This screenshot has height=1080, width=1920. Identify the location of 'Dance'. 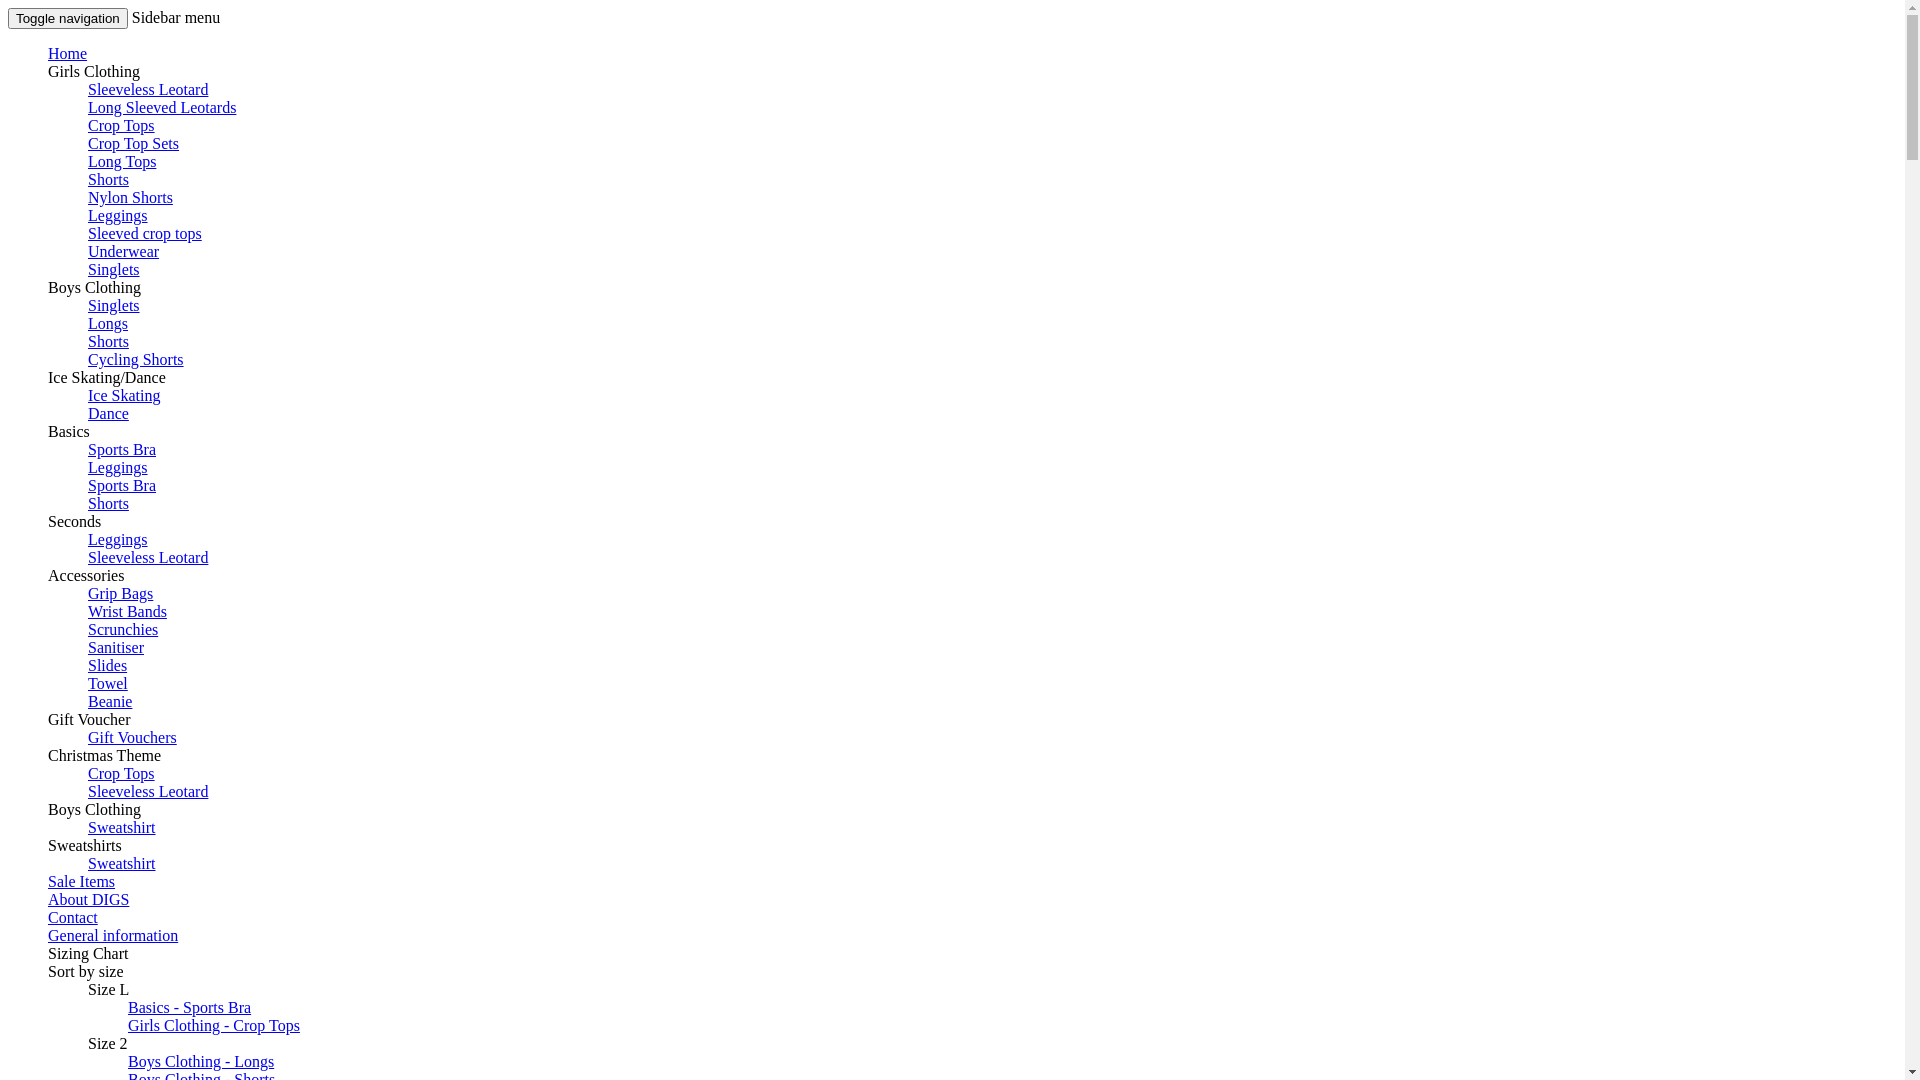
(107, 412).